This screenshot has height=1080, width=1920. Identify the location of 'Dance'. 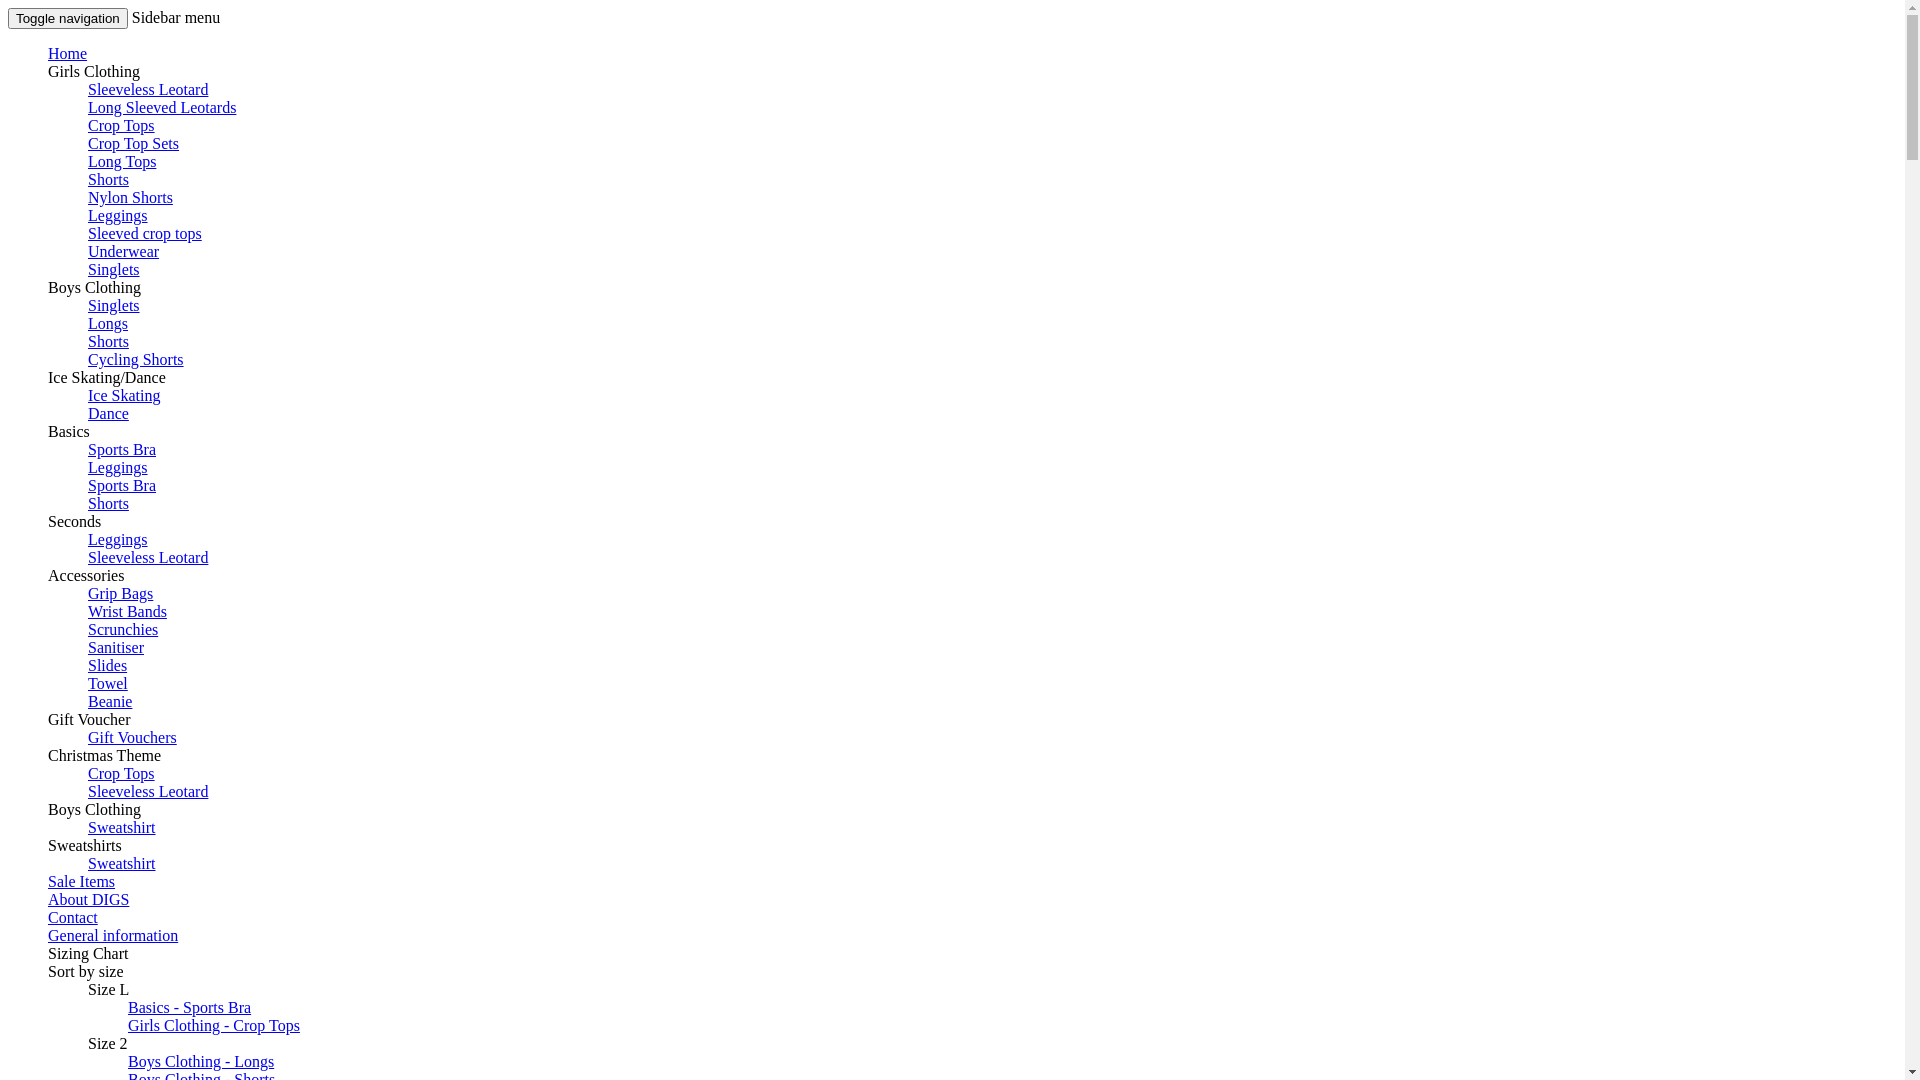
(107, 412).